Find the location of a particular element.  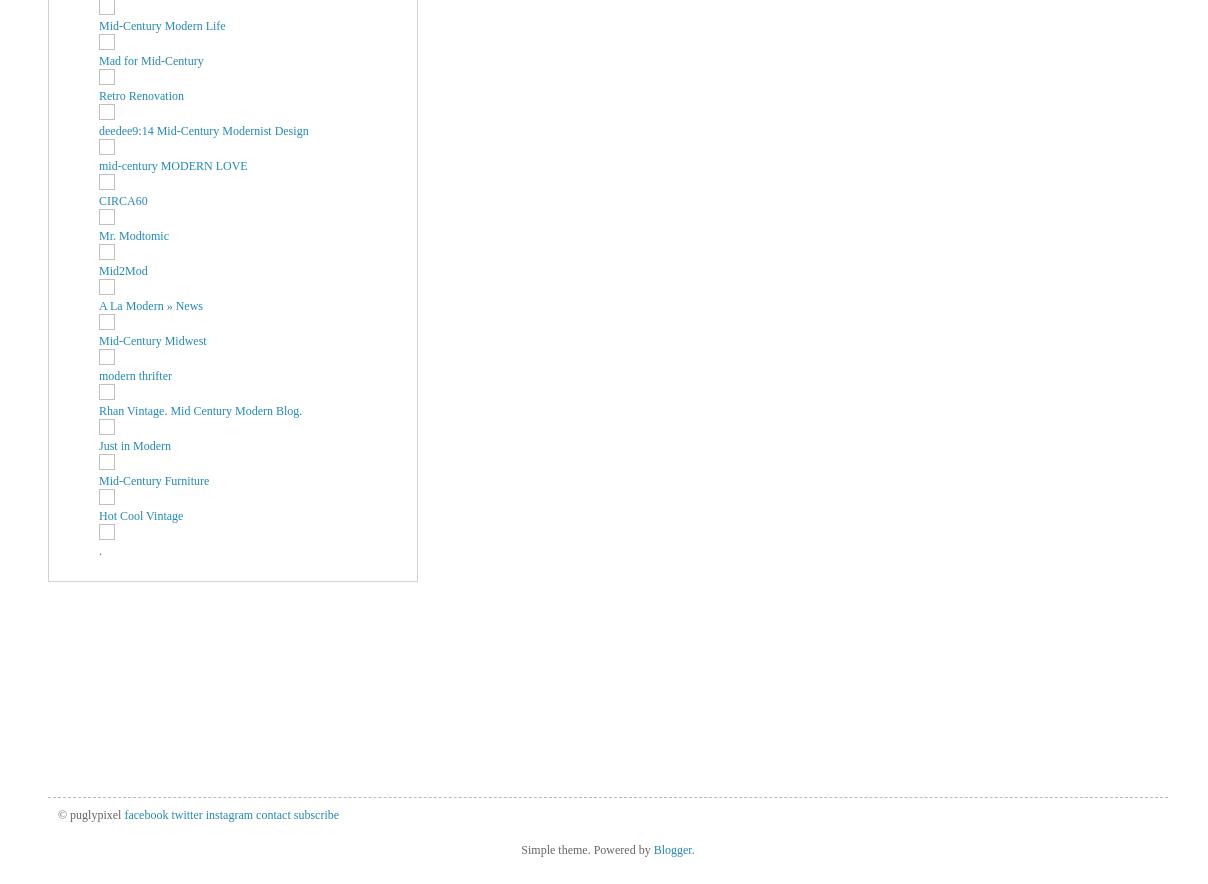

'Simple theme. Powered by' is located at coordinates (586, 847).